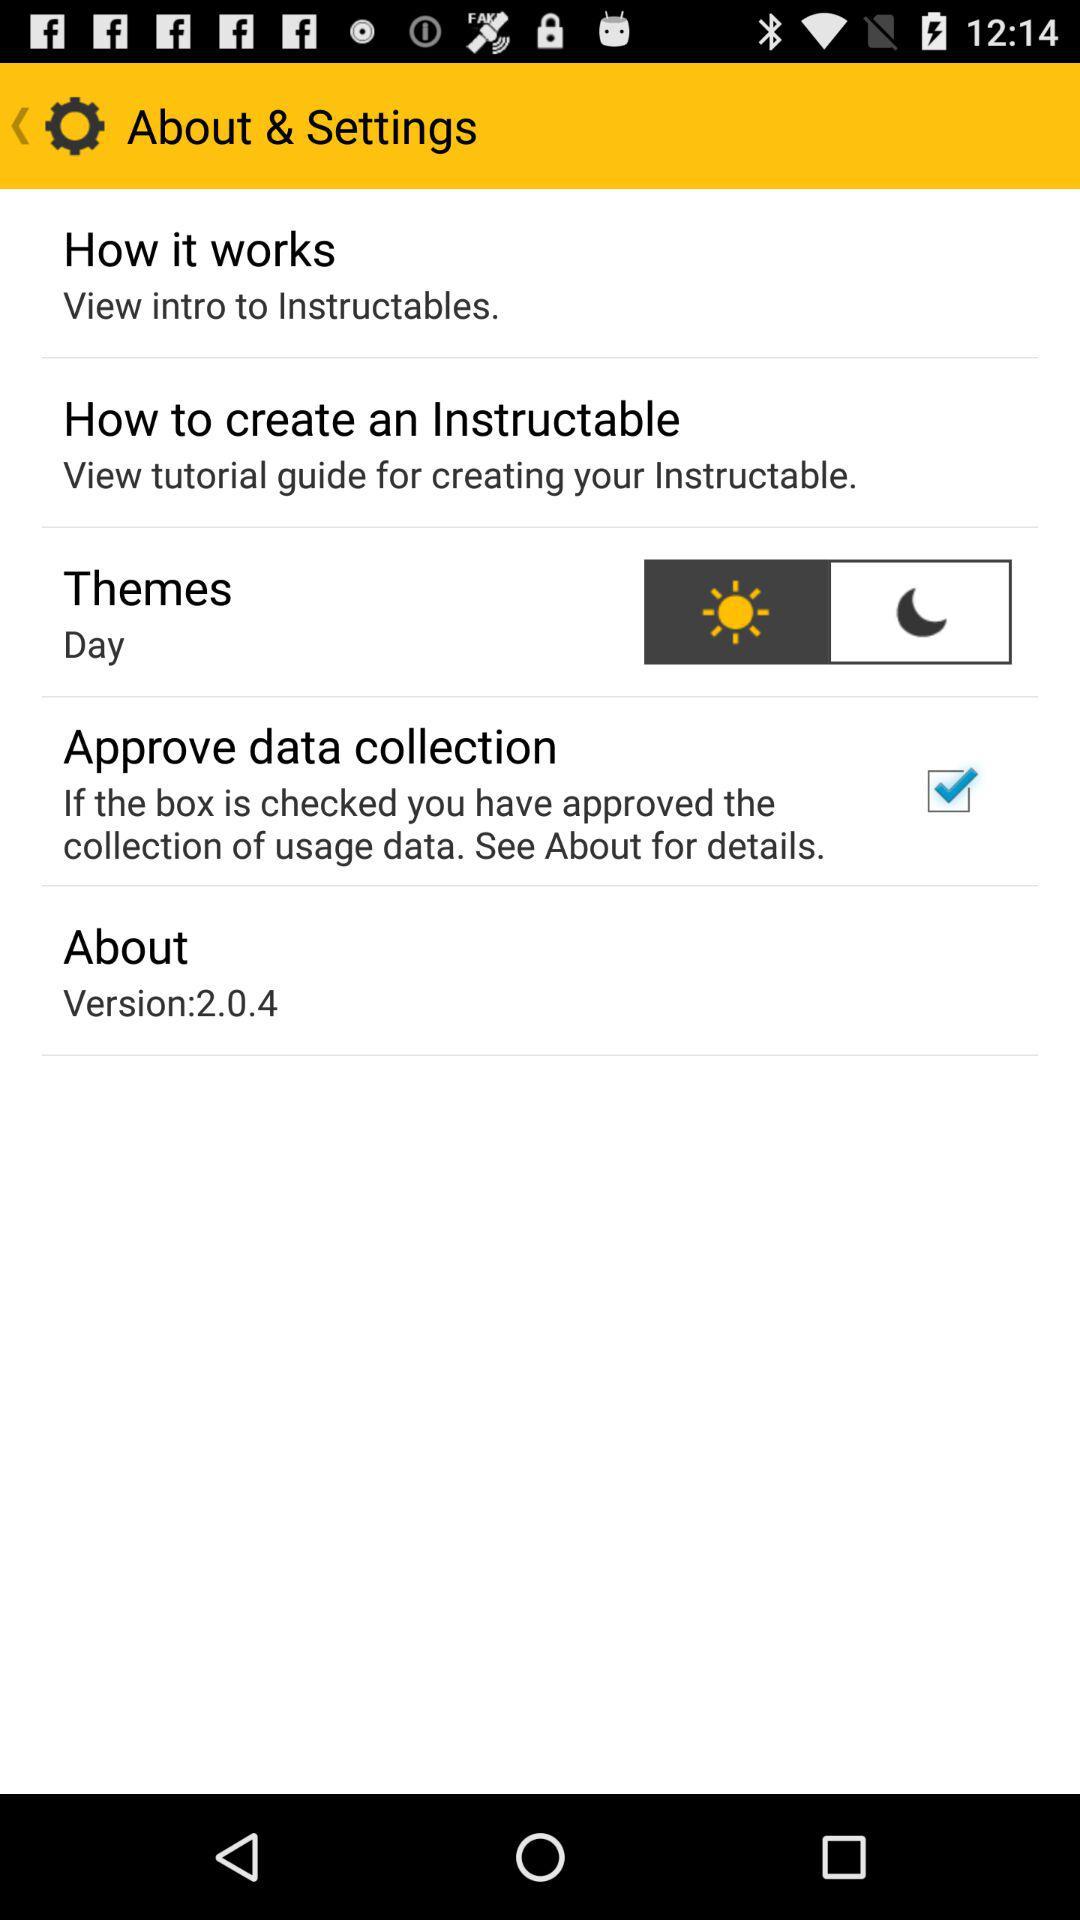 This screenshot has height=1920, width=1080. Describe the element at coordinates (736, 610) in the screenshot. I see `the icon next to the themes icon` at that location.